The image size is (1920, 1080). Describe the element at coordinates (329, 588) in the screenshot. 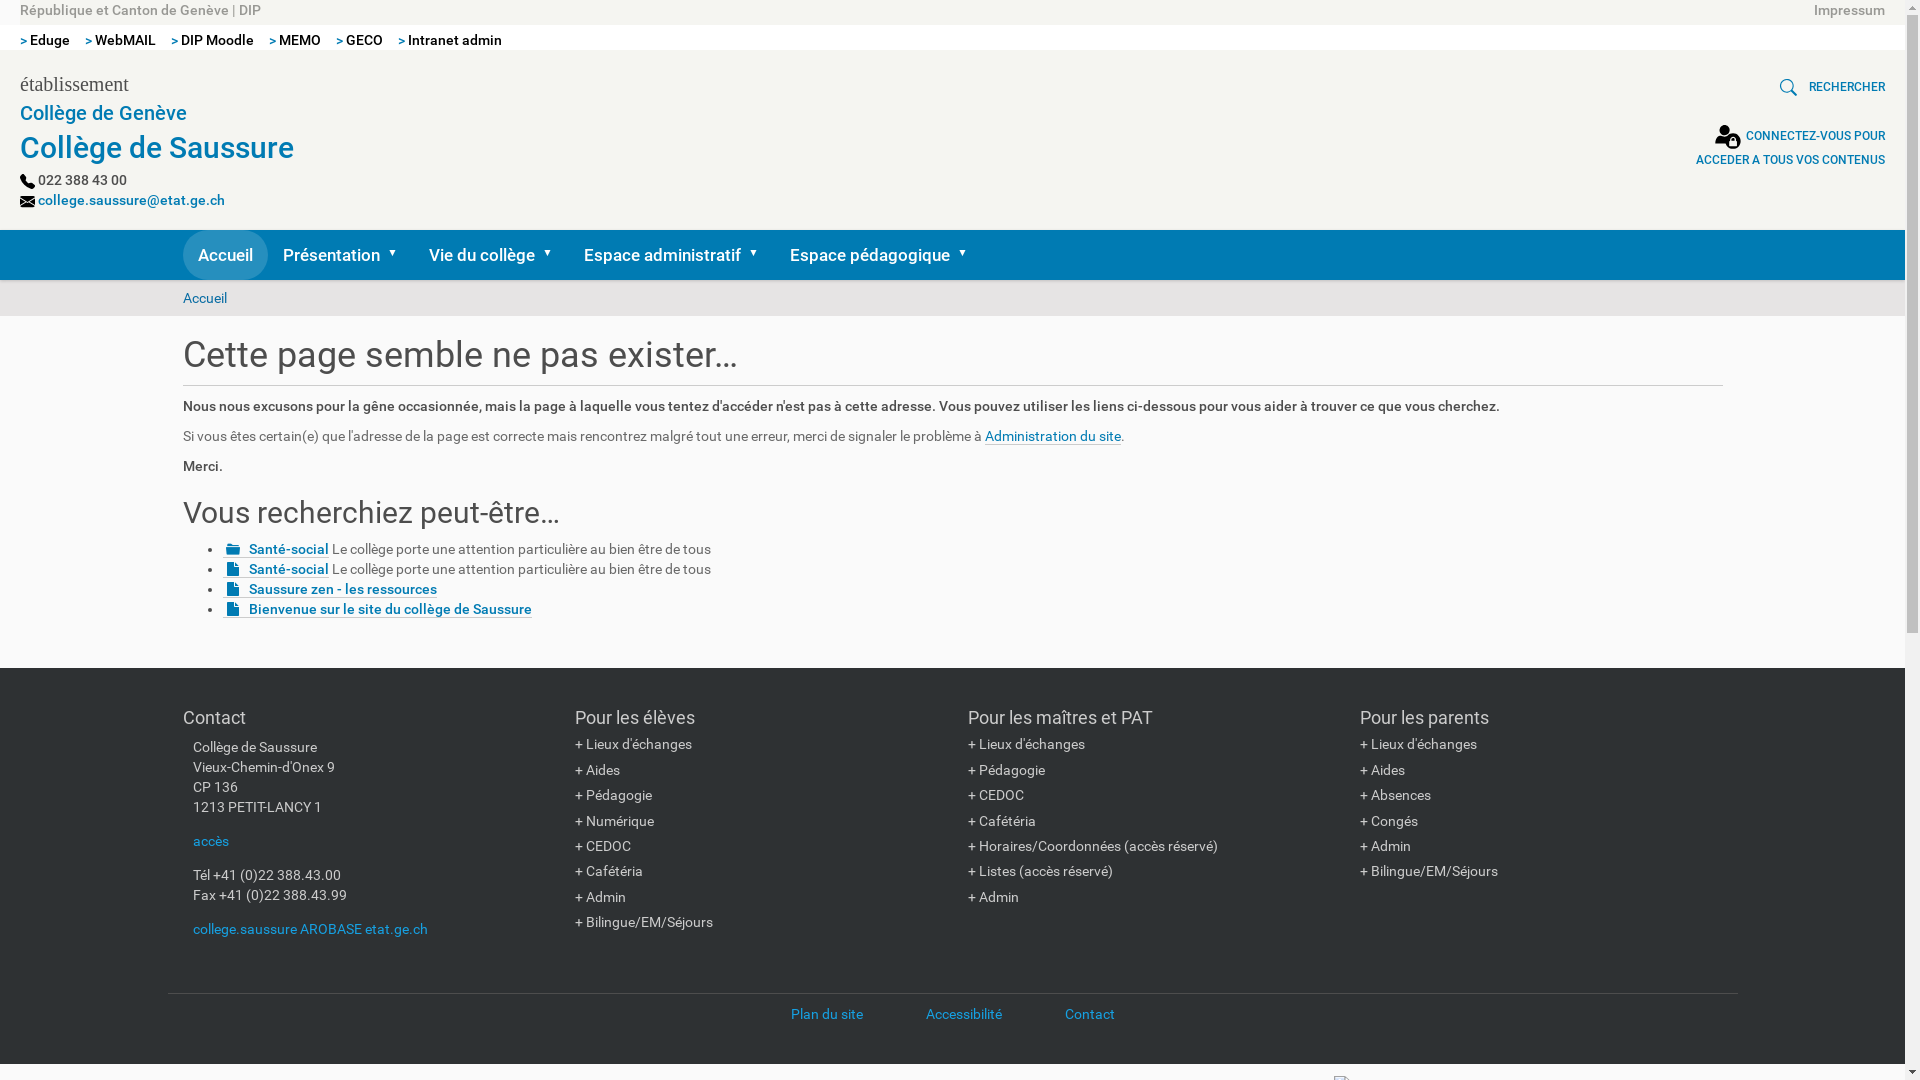

I see `'Saussure zen - les ressources'` at that location.